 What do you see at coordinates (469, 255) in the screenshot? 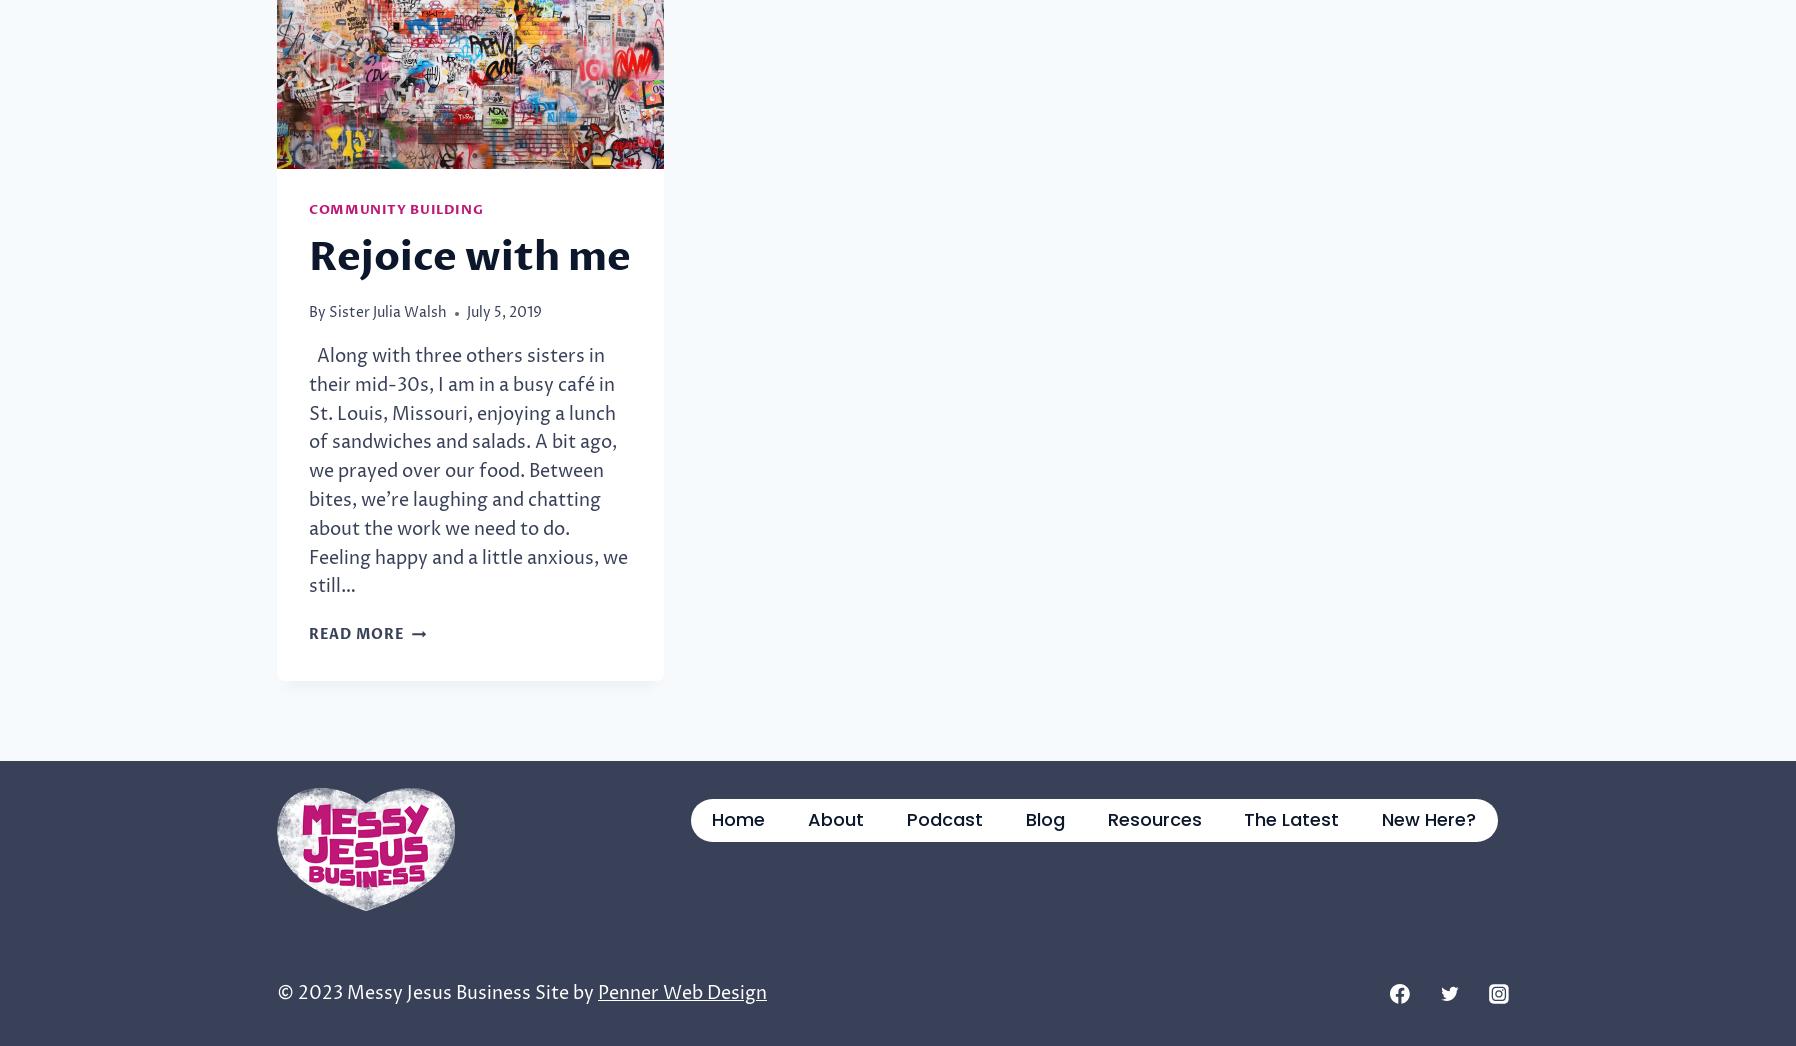
I see `'Rejoice with me'` at bounding box center [469, 255].